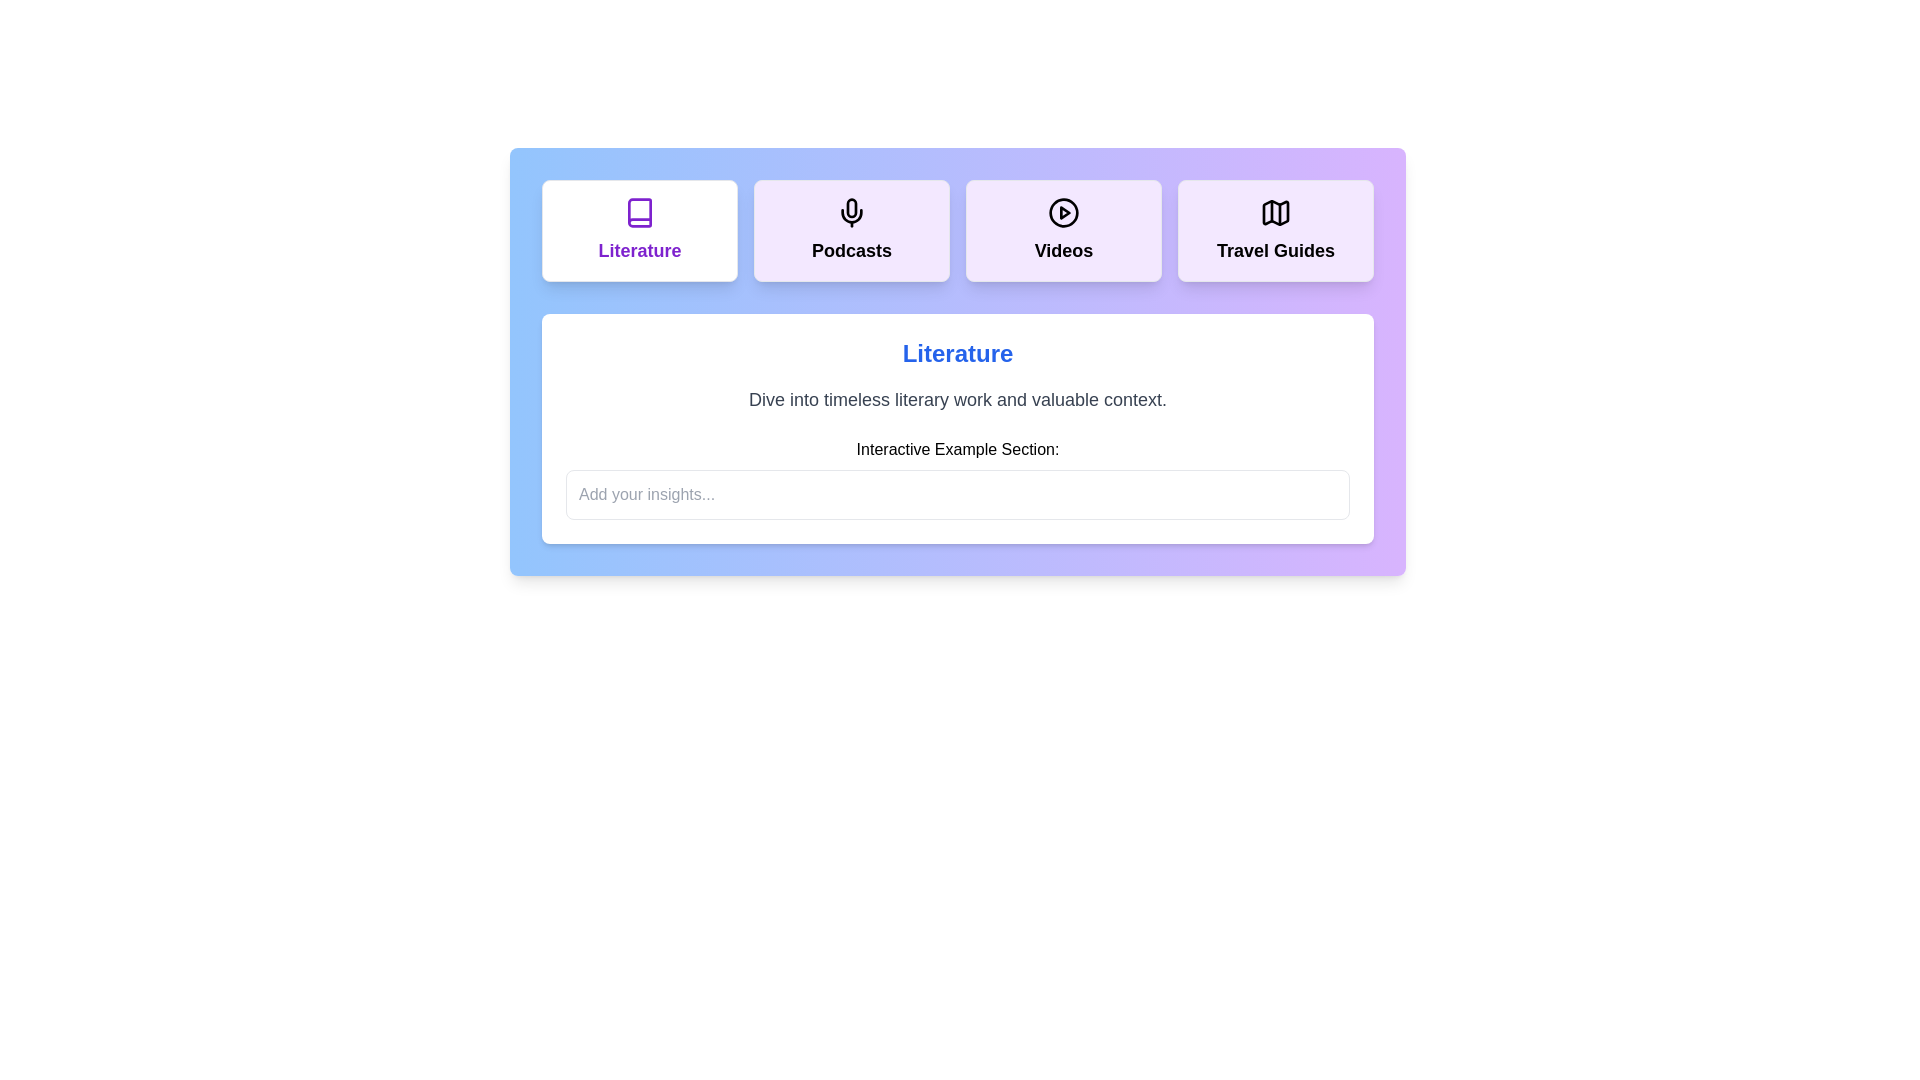 Image resolution: width=1920 pixels, height=1080 pixels. I want to click on the tab corresponding to Videos, so click(1063, 230).